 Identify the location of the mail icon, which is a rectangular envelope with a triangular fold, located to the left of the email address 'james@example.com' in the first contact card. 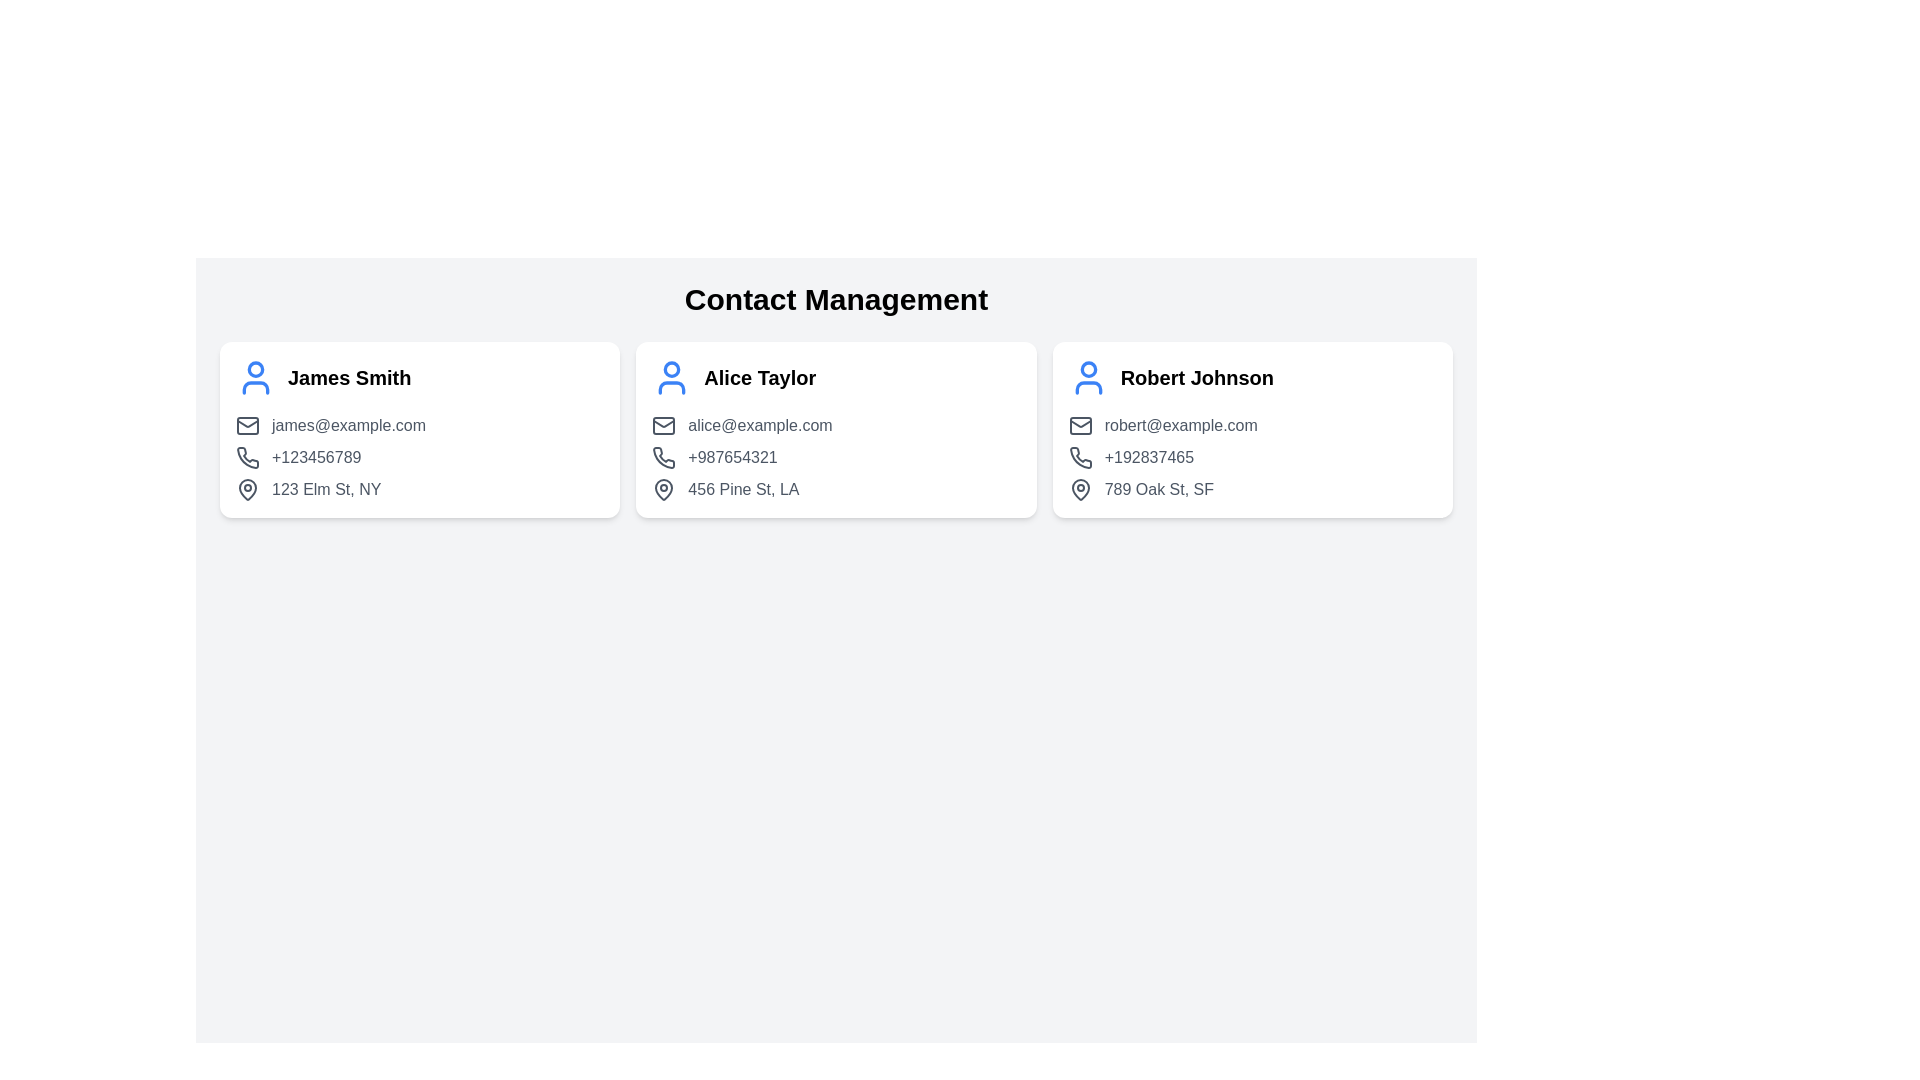
(247, 424).